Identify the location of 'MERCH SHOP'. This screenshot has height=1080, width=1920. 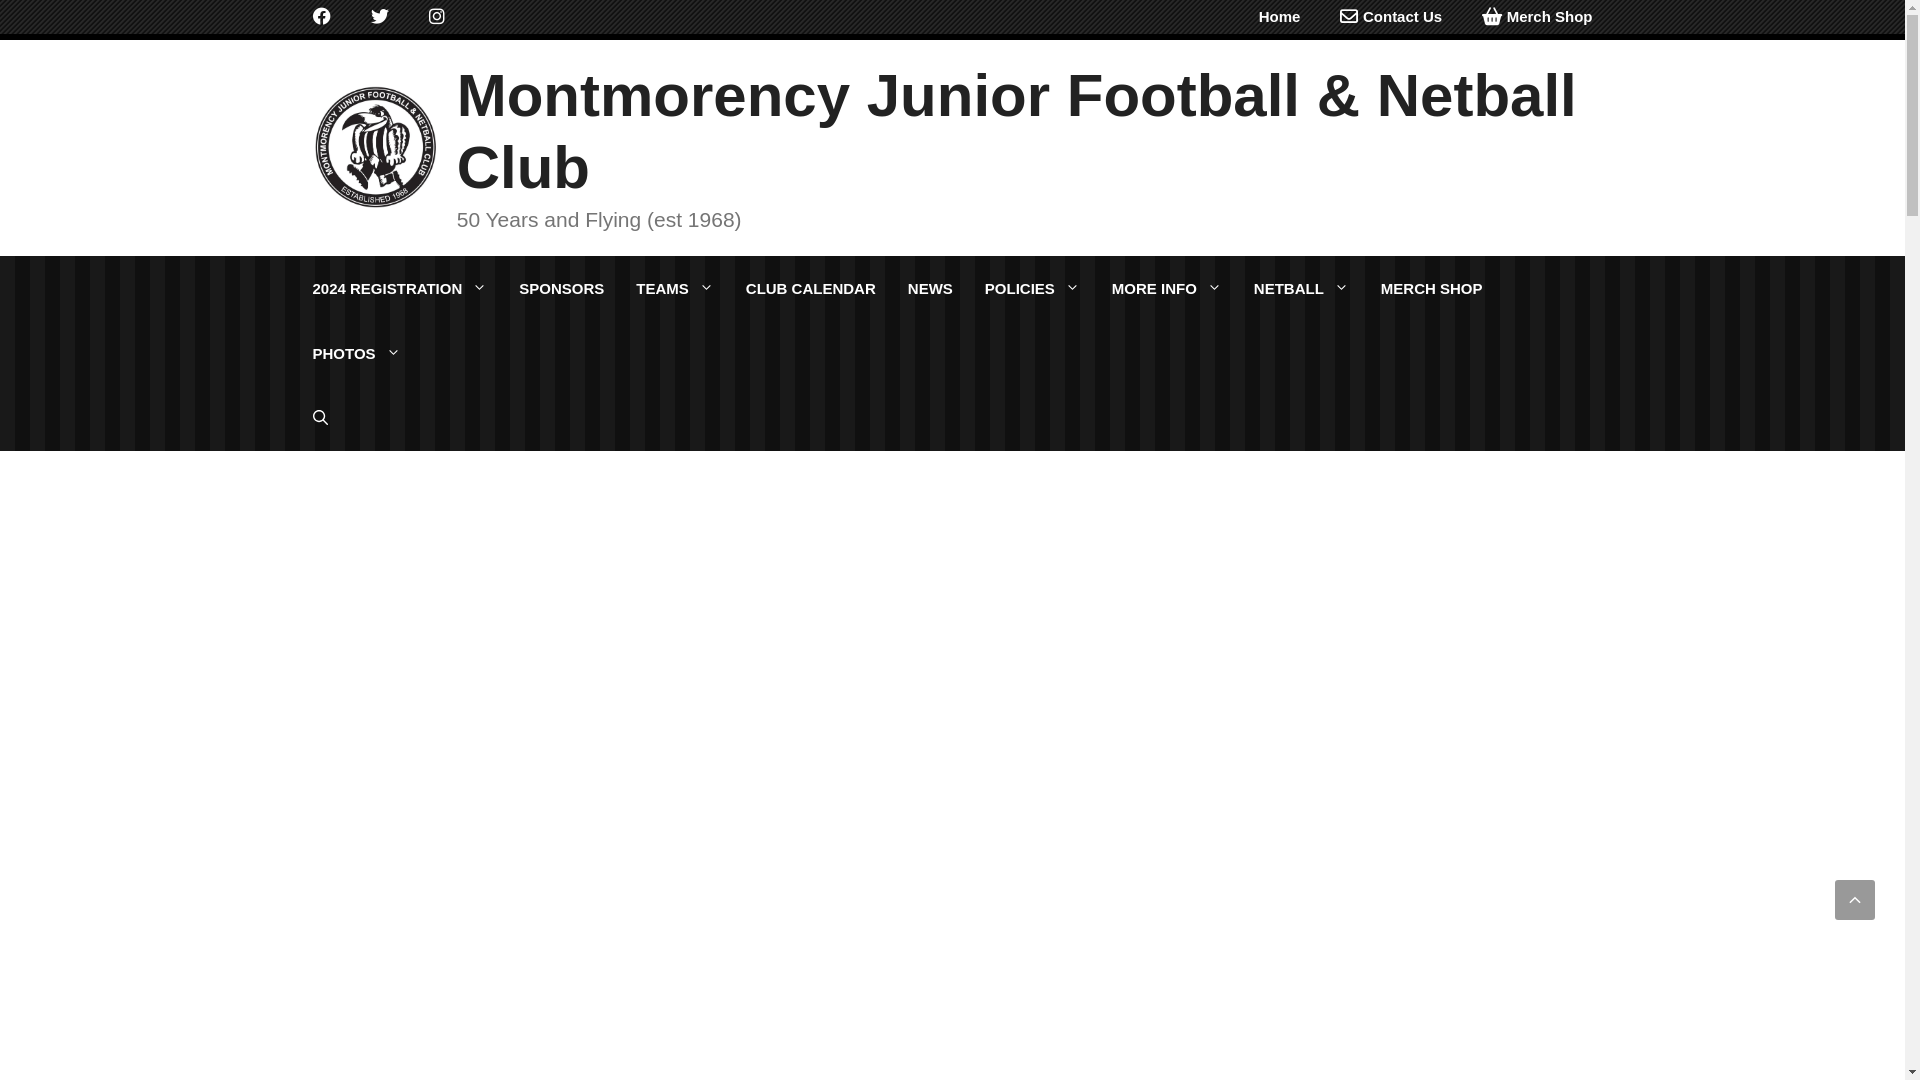
(1363, 288).